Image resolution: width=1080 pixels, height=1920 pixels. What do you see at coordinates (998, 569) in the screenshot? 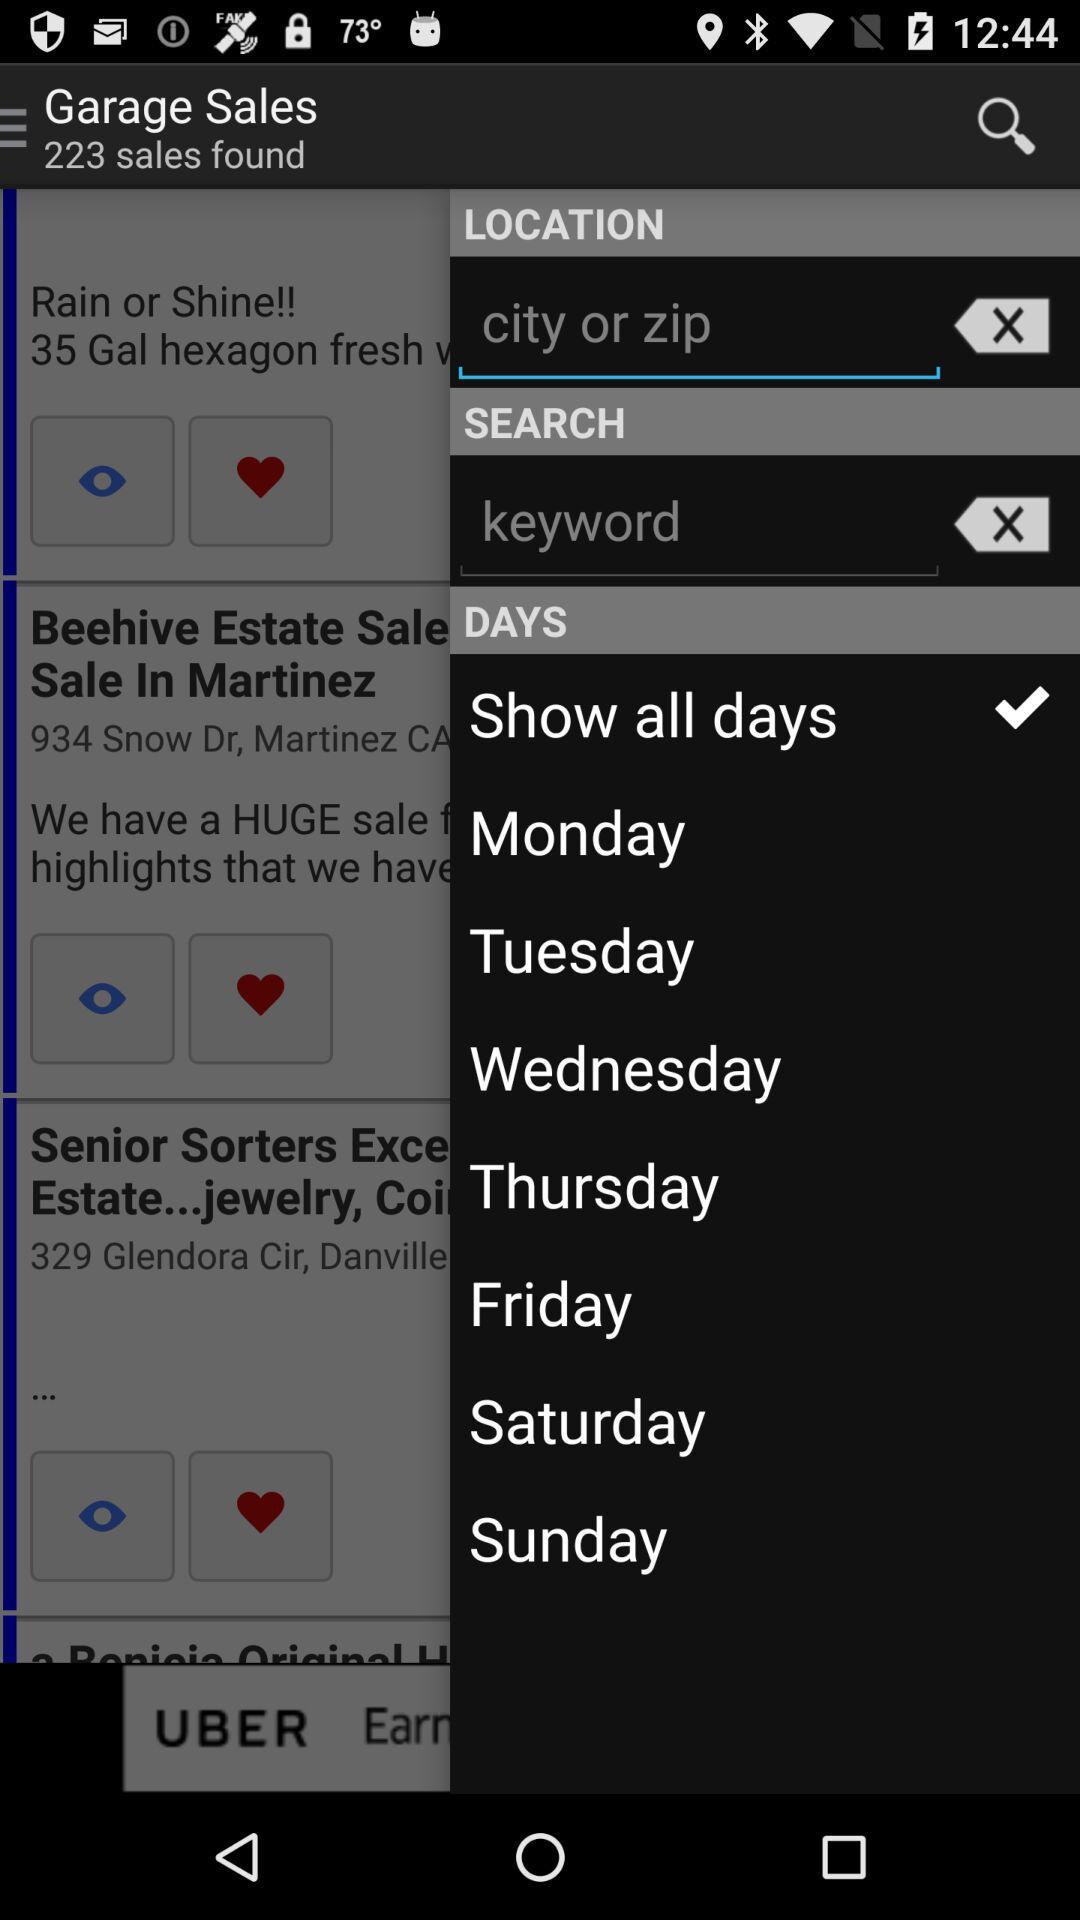
I see `the close icon` at bounding box center [998, 569].